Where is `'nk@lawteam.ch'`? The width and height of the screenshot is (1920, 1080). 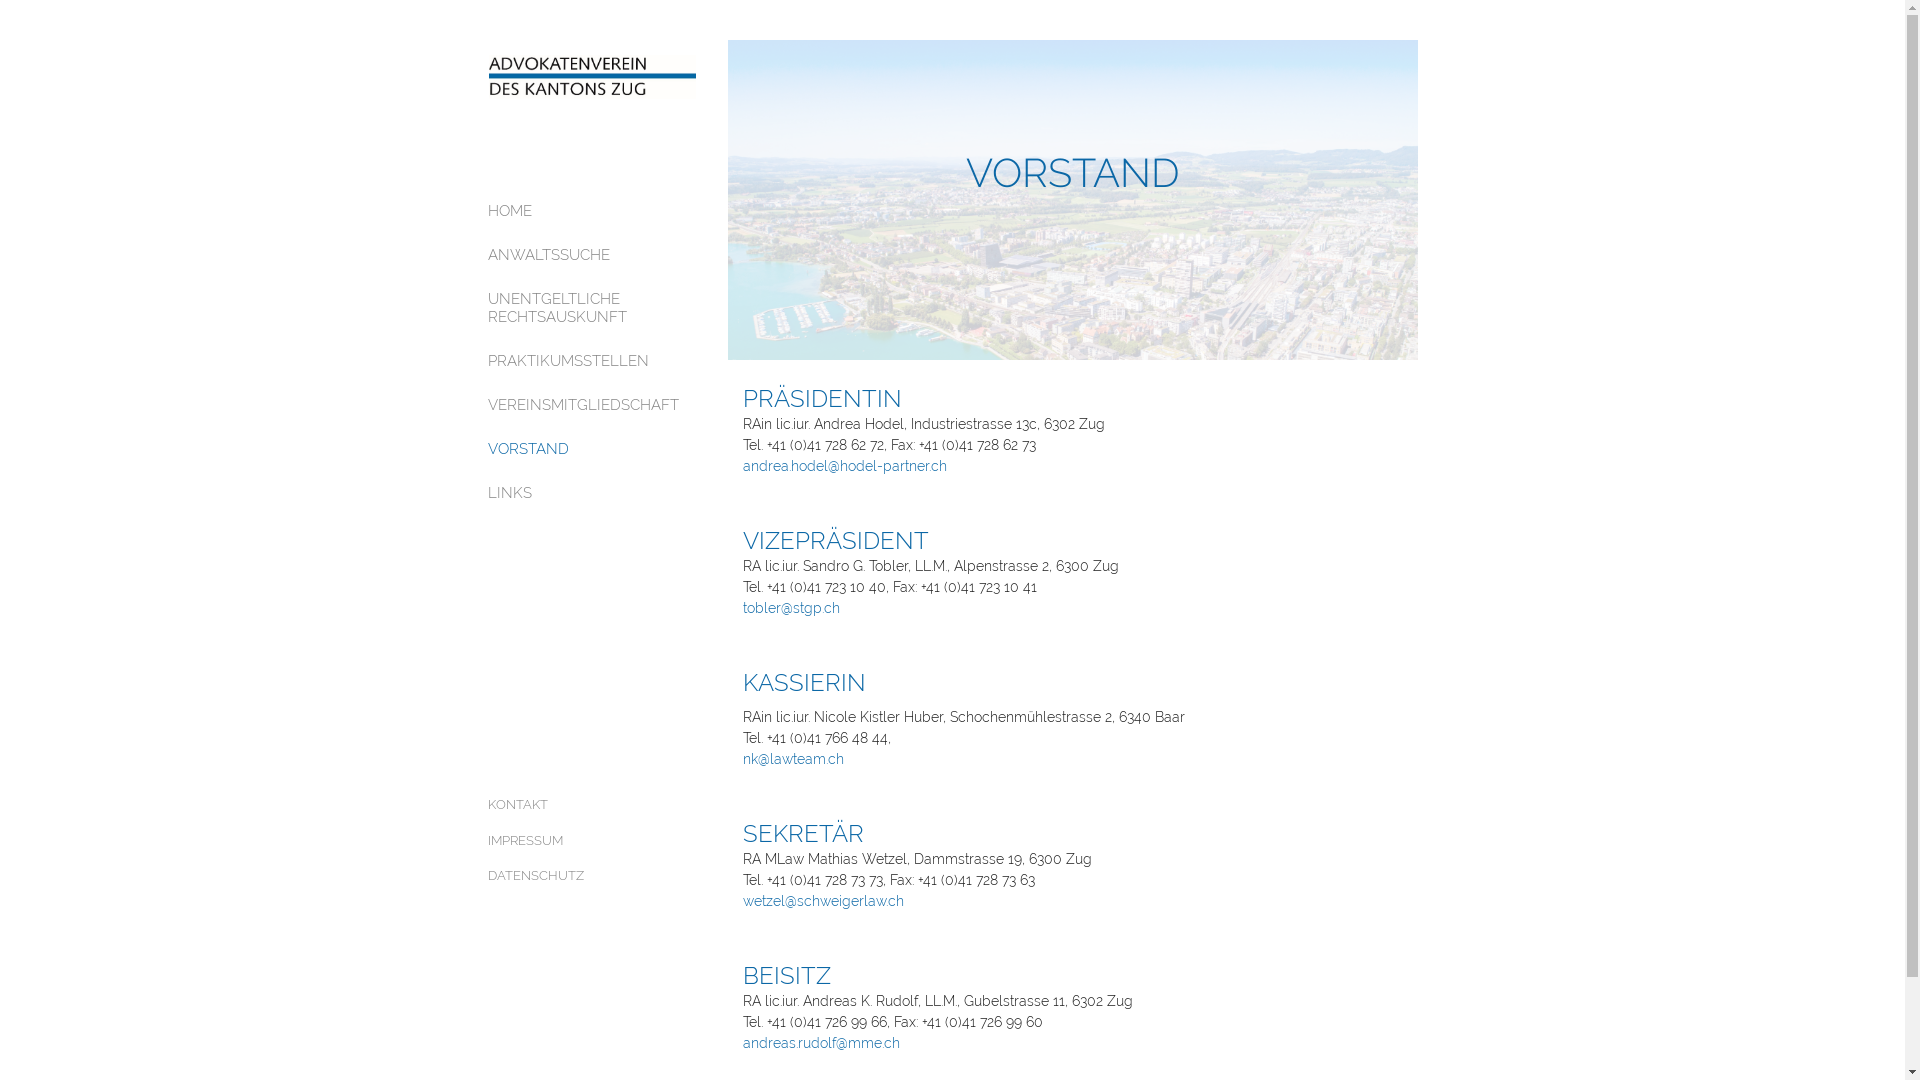
'nk@lawteam.ch' is located at coordinates (791, 759).